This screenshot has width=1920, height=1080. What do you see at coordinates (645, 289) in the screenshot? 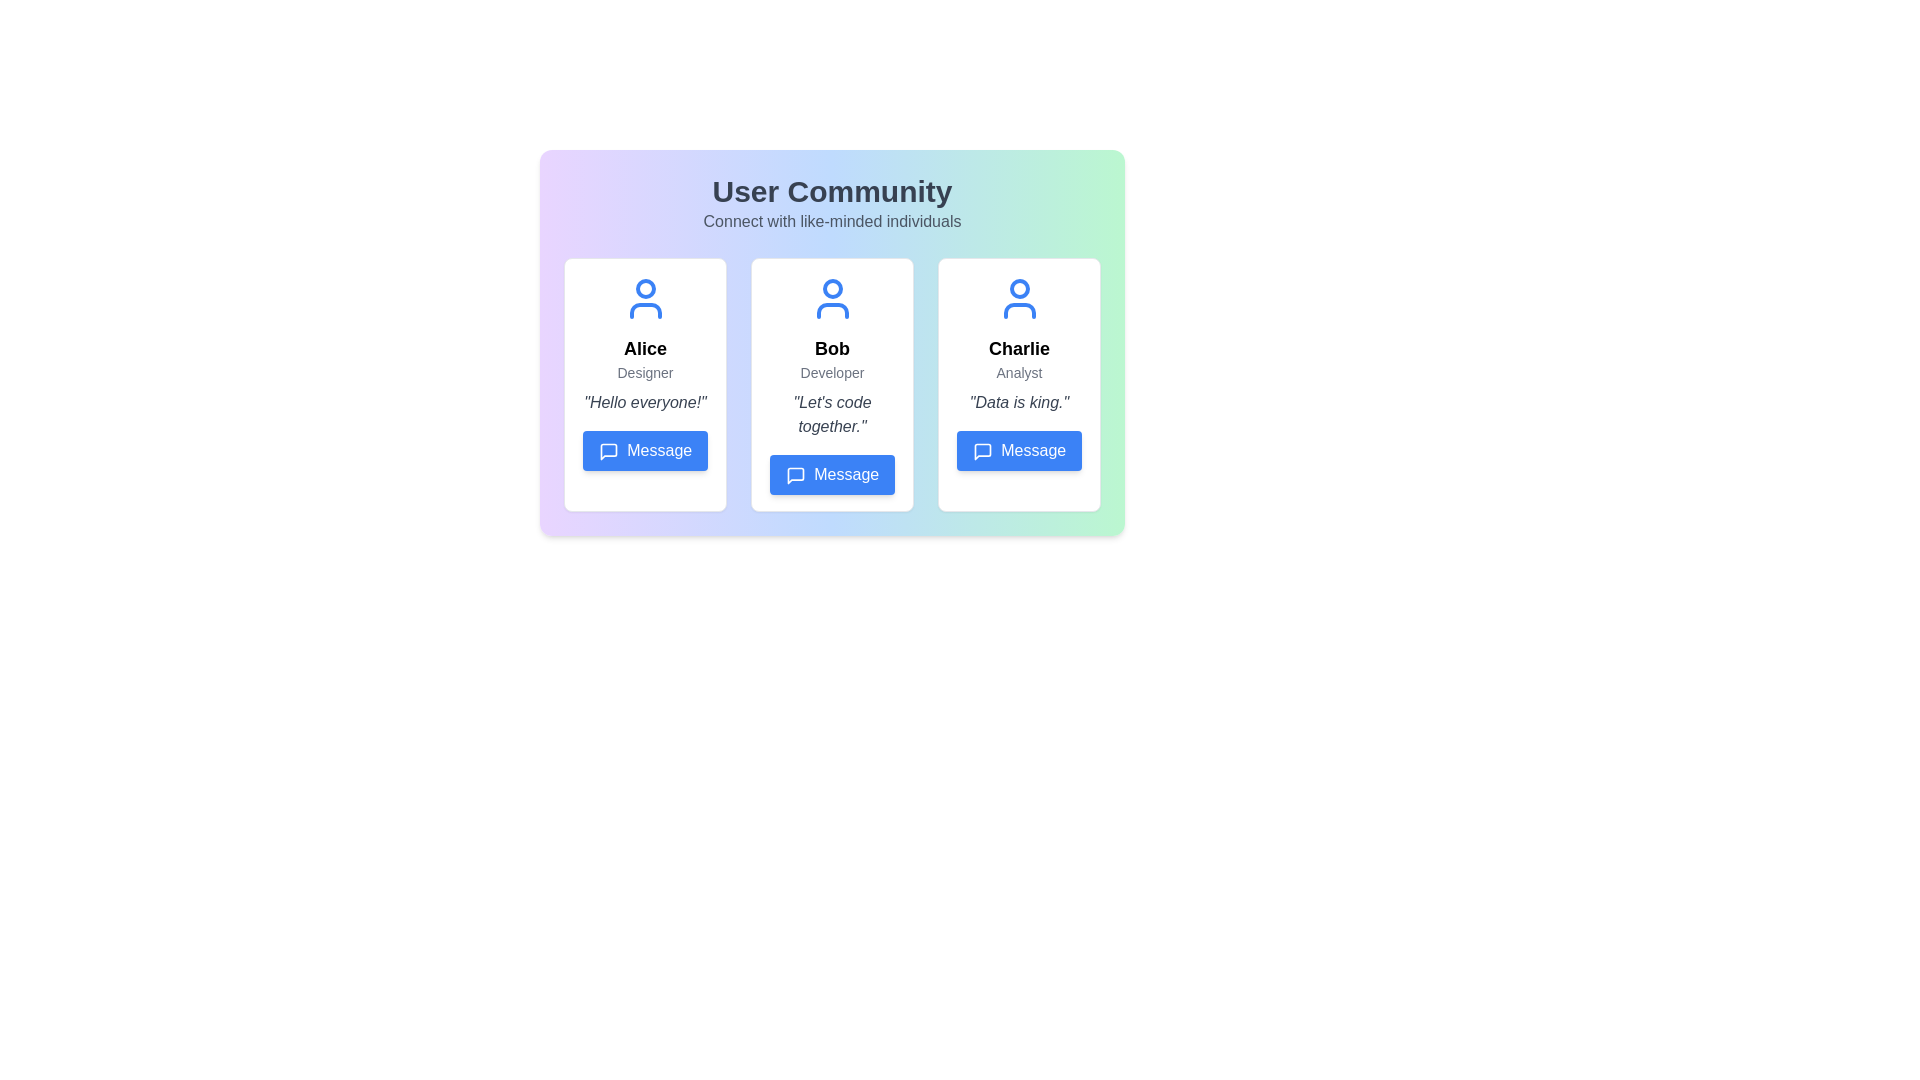
I see `the circular user head icon in Alice's profile card, which is represented by a vector graphic element within an SVG` at bounding box center [645, 289].